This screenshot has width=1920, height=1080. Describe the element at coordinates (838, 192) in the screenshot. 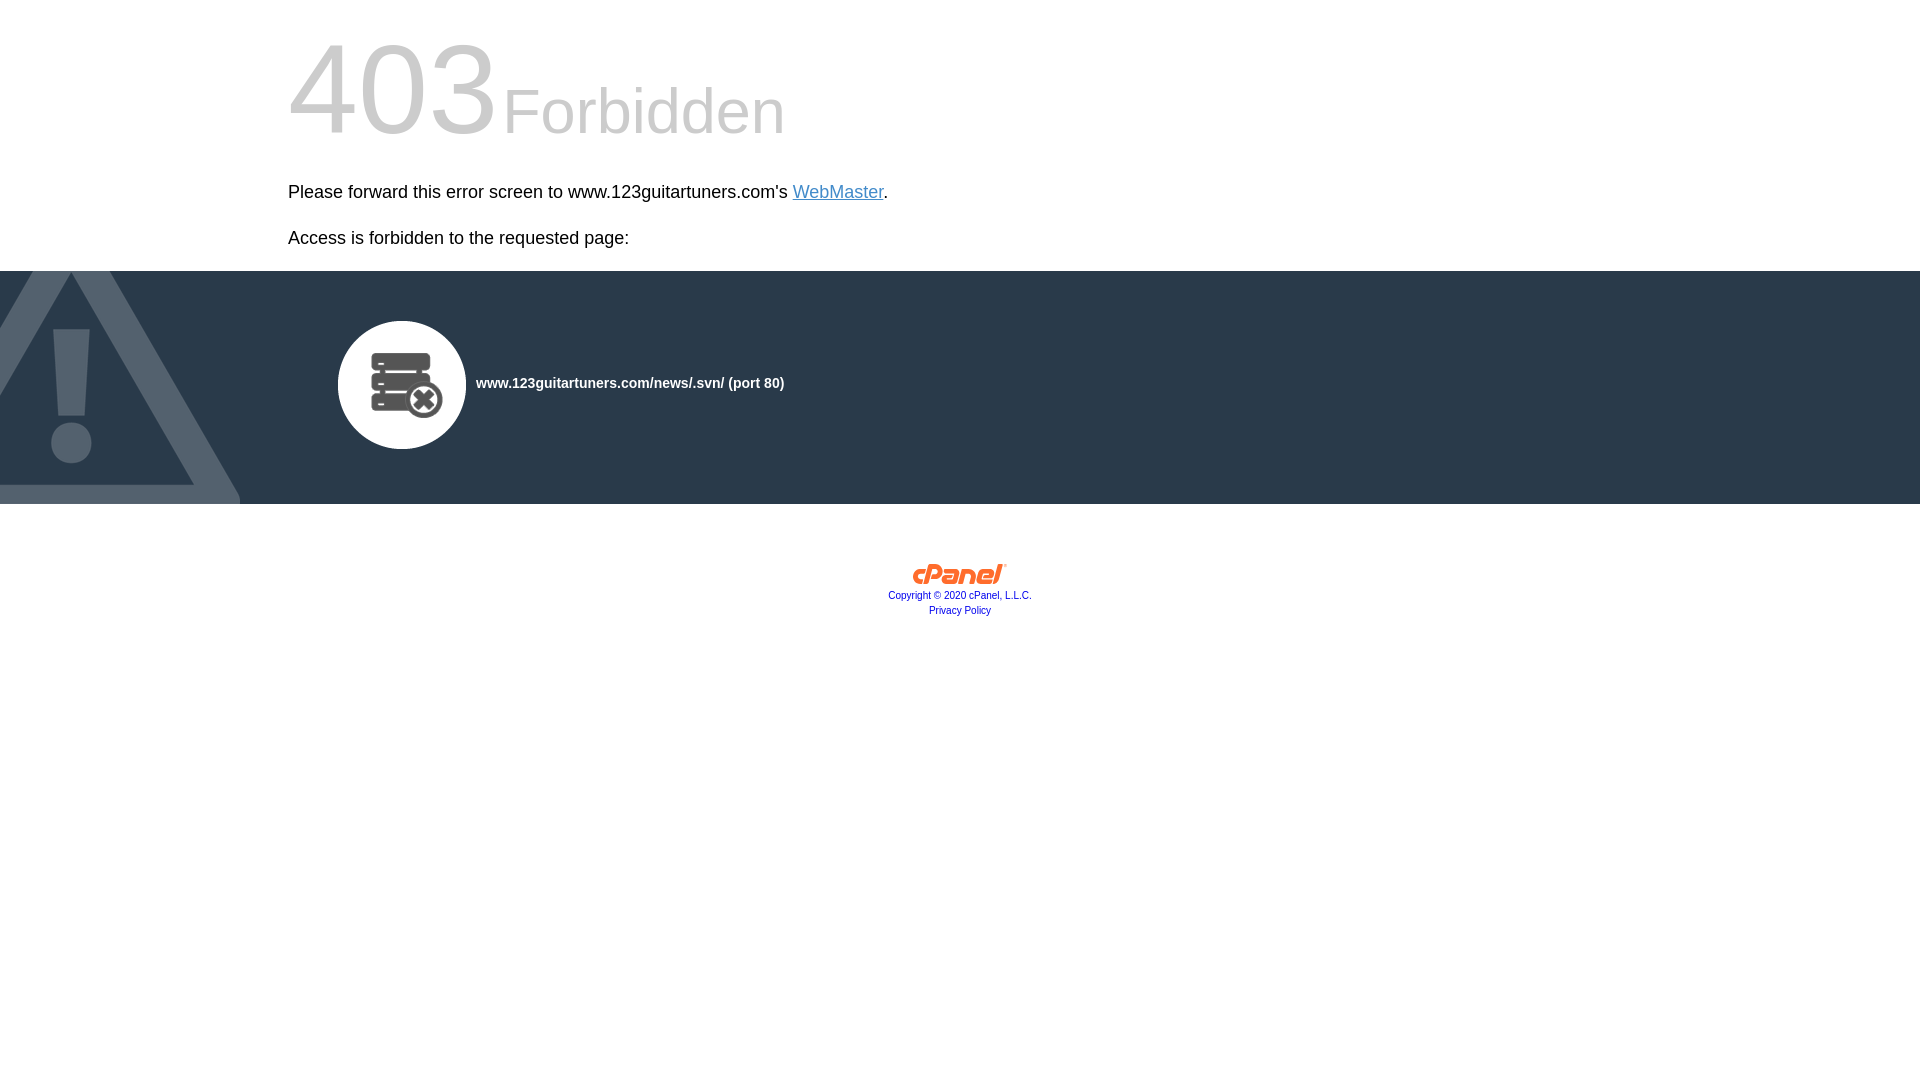

I see `'WebMaster'` at that location.